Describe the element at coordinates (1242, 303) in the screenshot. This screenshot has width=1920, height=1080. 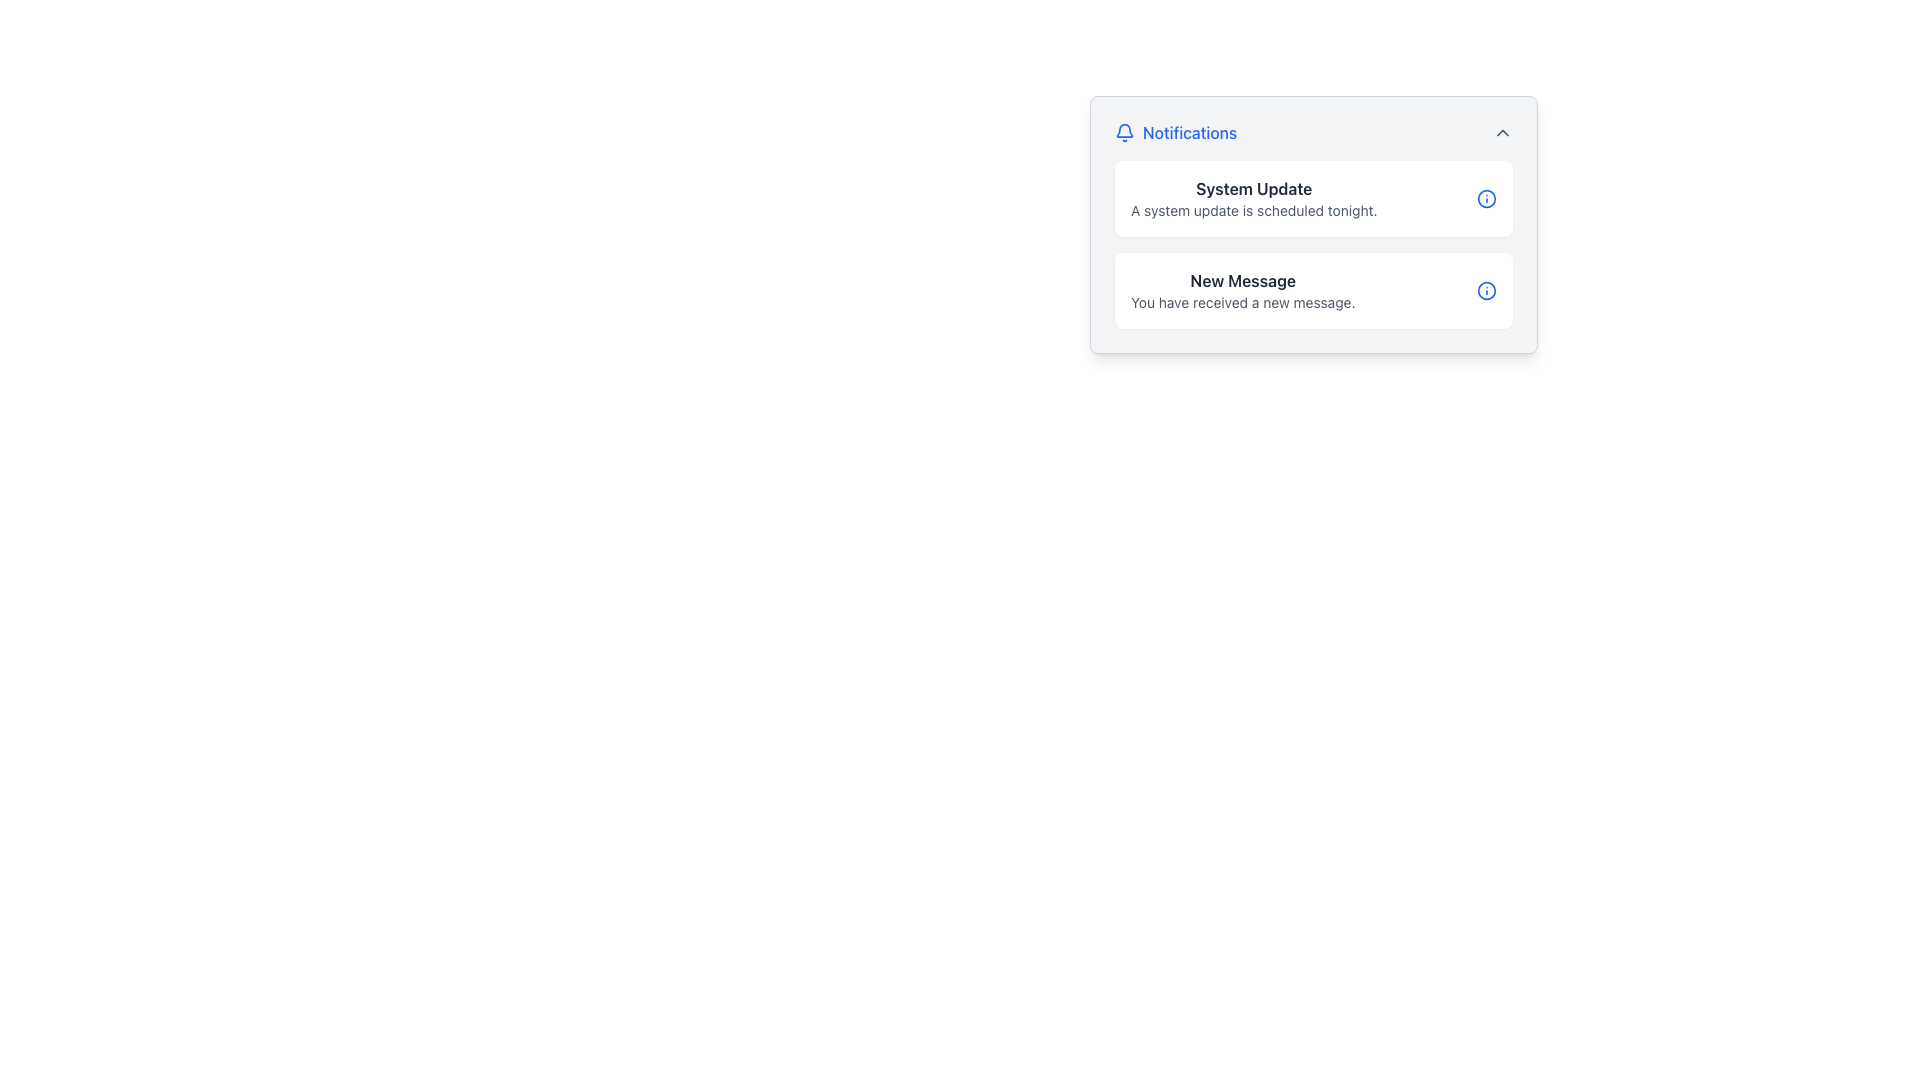
I see `text displayed in the notification message below the 'New Message' title in the notifications panel` at that location.